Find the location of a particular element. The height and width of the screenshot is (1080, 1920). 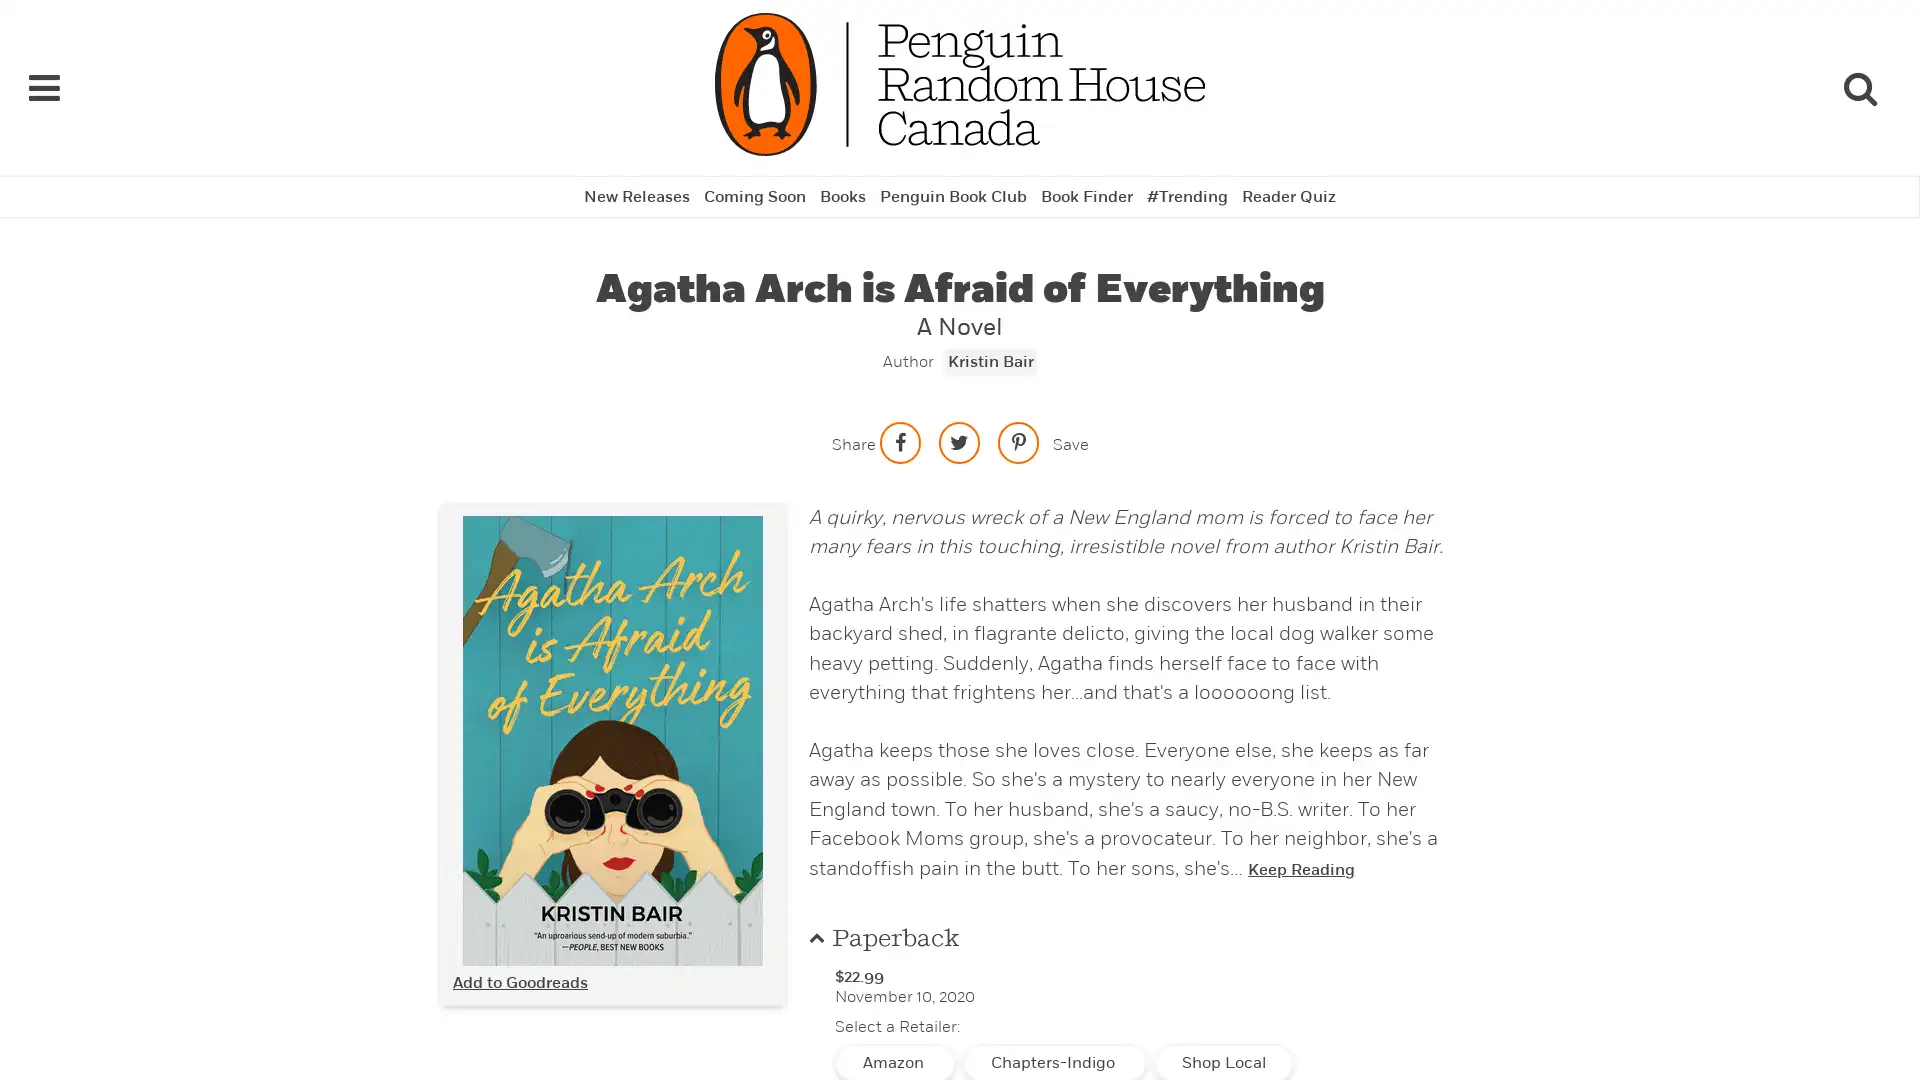

Shop Local is located at coordinates (1223, 995).